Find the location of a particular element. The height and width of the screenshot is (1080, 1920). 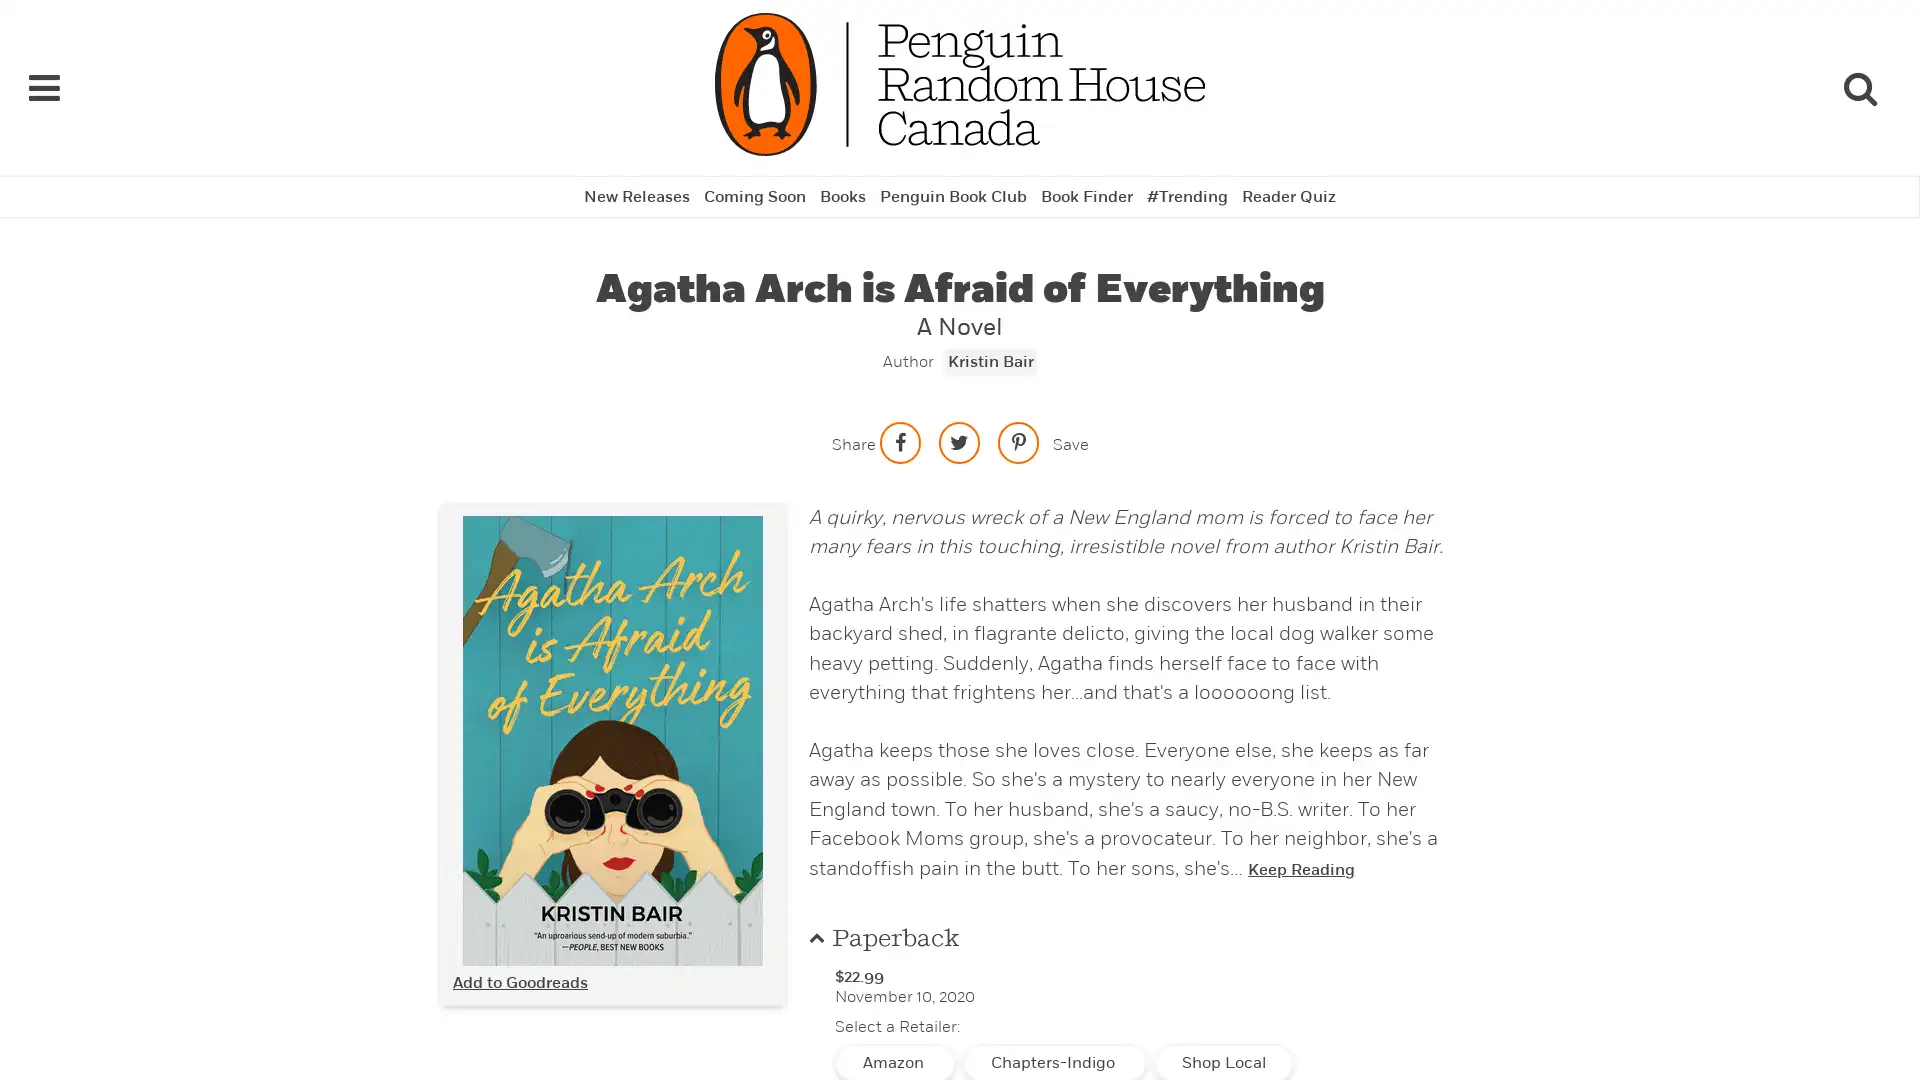

Shop Local is located at coordinates (1223, 995).